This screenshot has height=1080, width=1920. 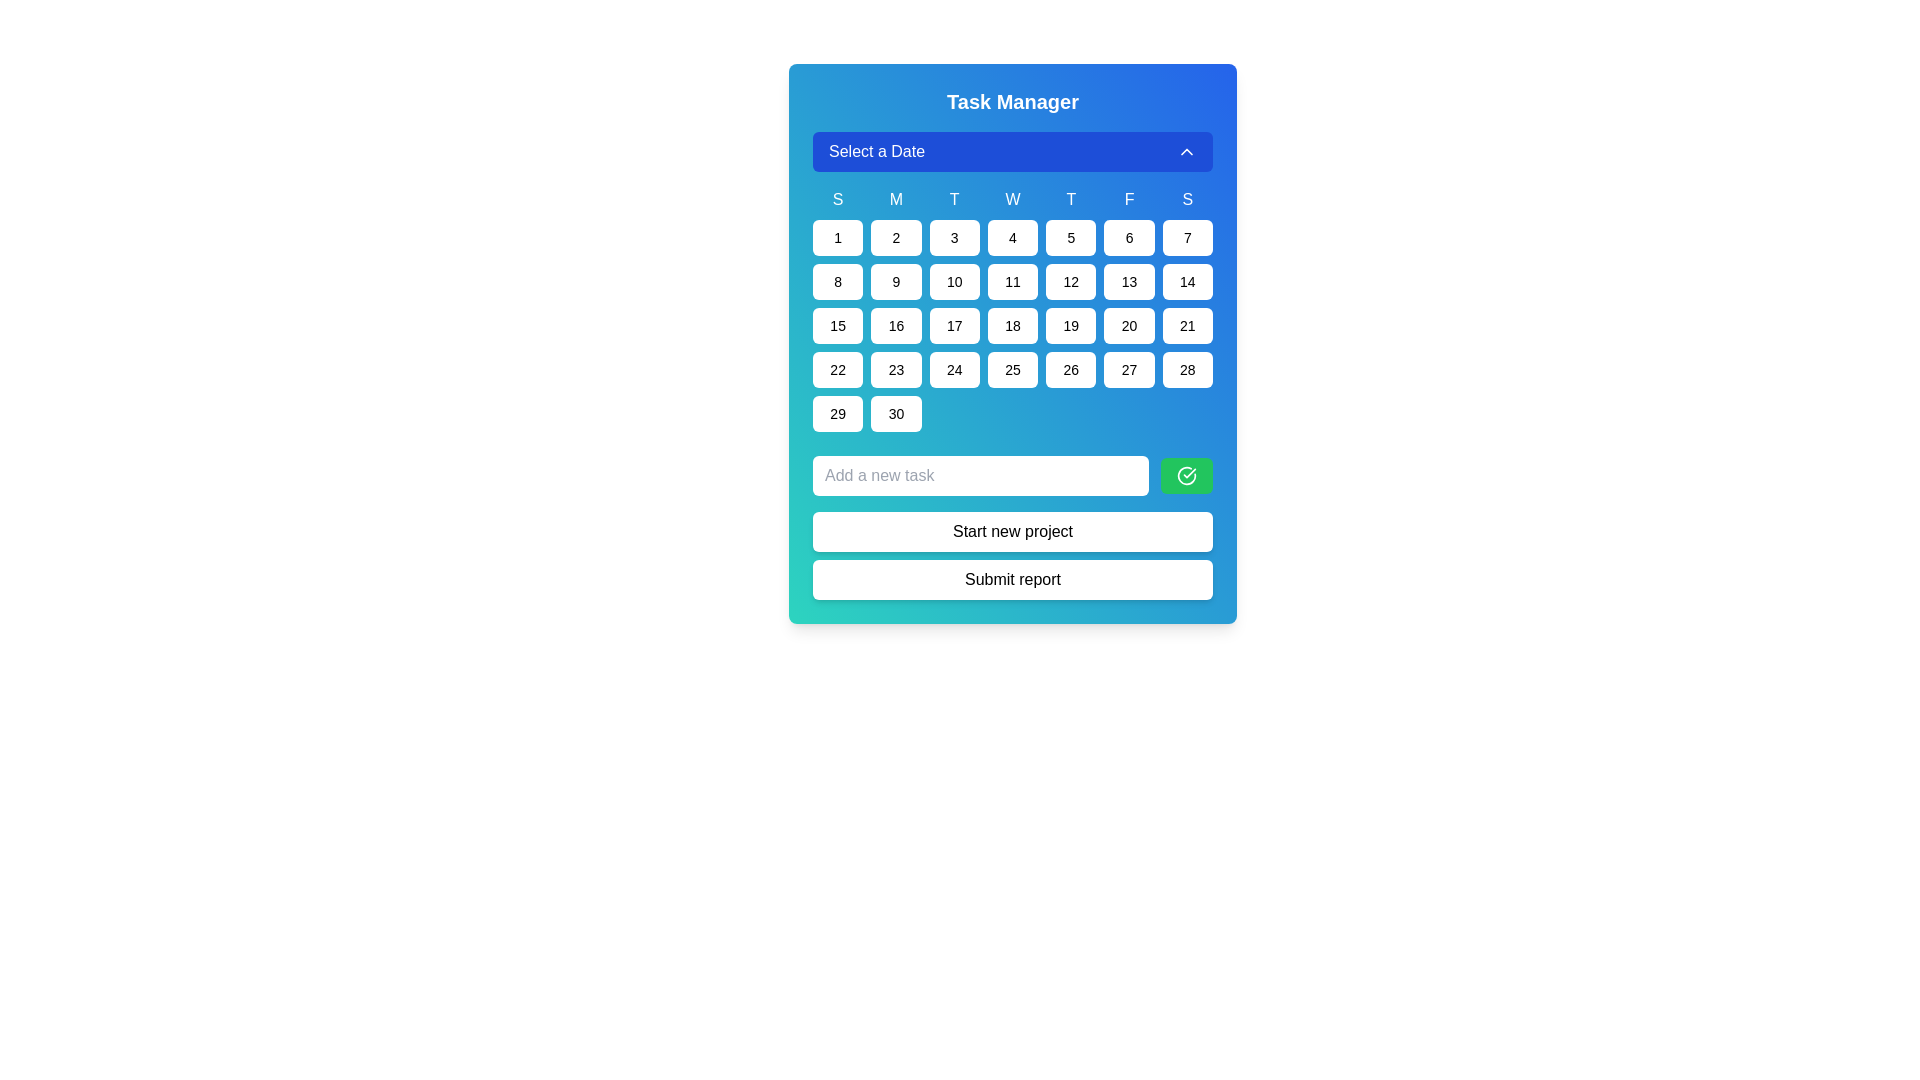 I want to click on the calendar day button labeled '3' in the second row and third column of the calendar grid in the Task Manager interface, so click(x=953, y=237).